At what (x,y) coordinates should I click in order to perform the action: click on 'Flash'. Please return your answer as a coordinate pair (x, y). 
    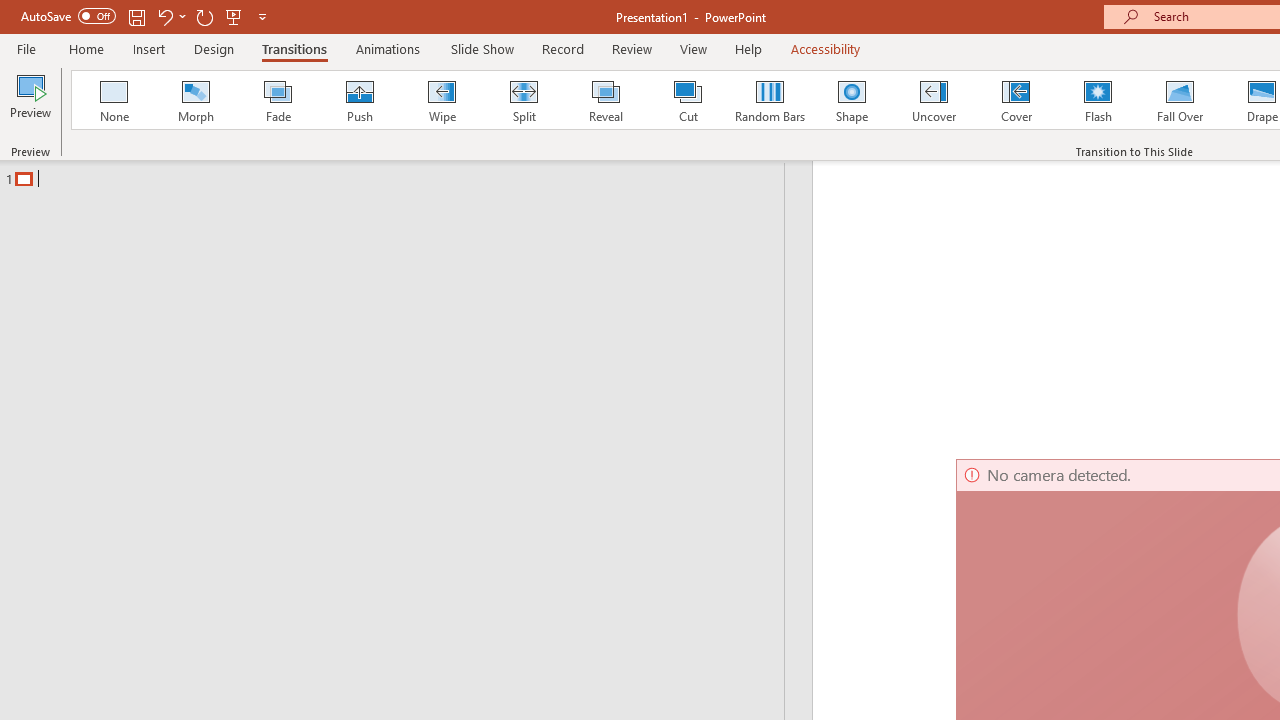
    Looking at the image, I should click on (1097, 100).